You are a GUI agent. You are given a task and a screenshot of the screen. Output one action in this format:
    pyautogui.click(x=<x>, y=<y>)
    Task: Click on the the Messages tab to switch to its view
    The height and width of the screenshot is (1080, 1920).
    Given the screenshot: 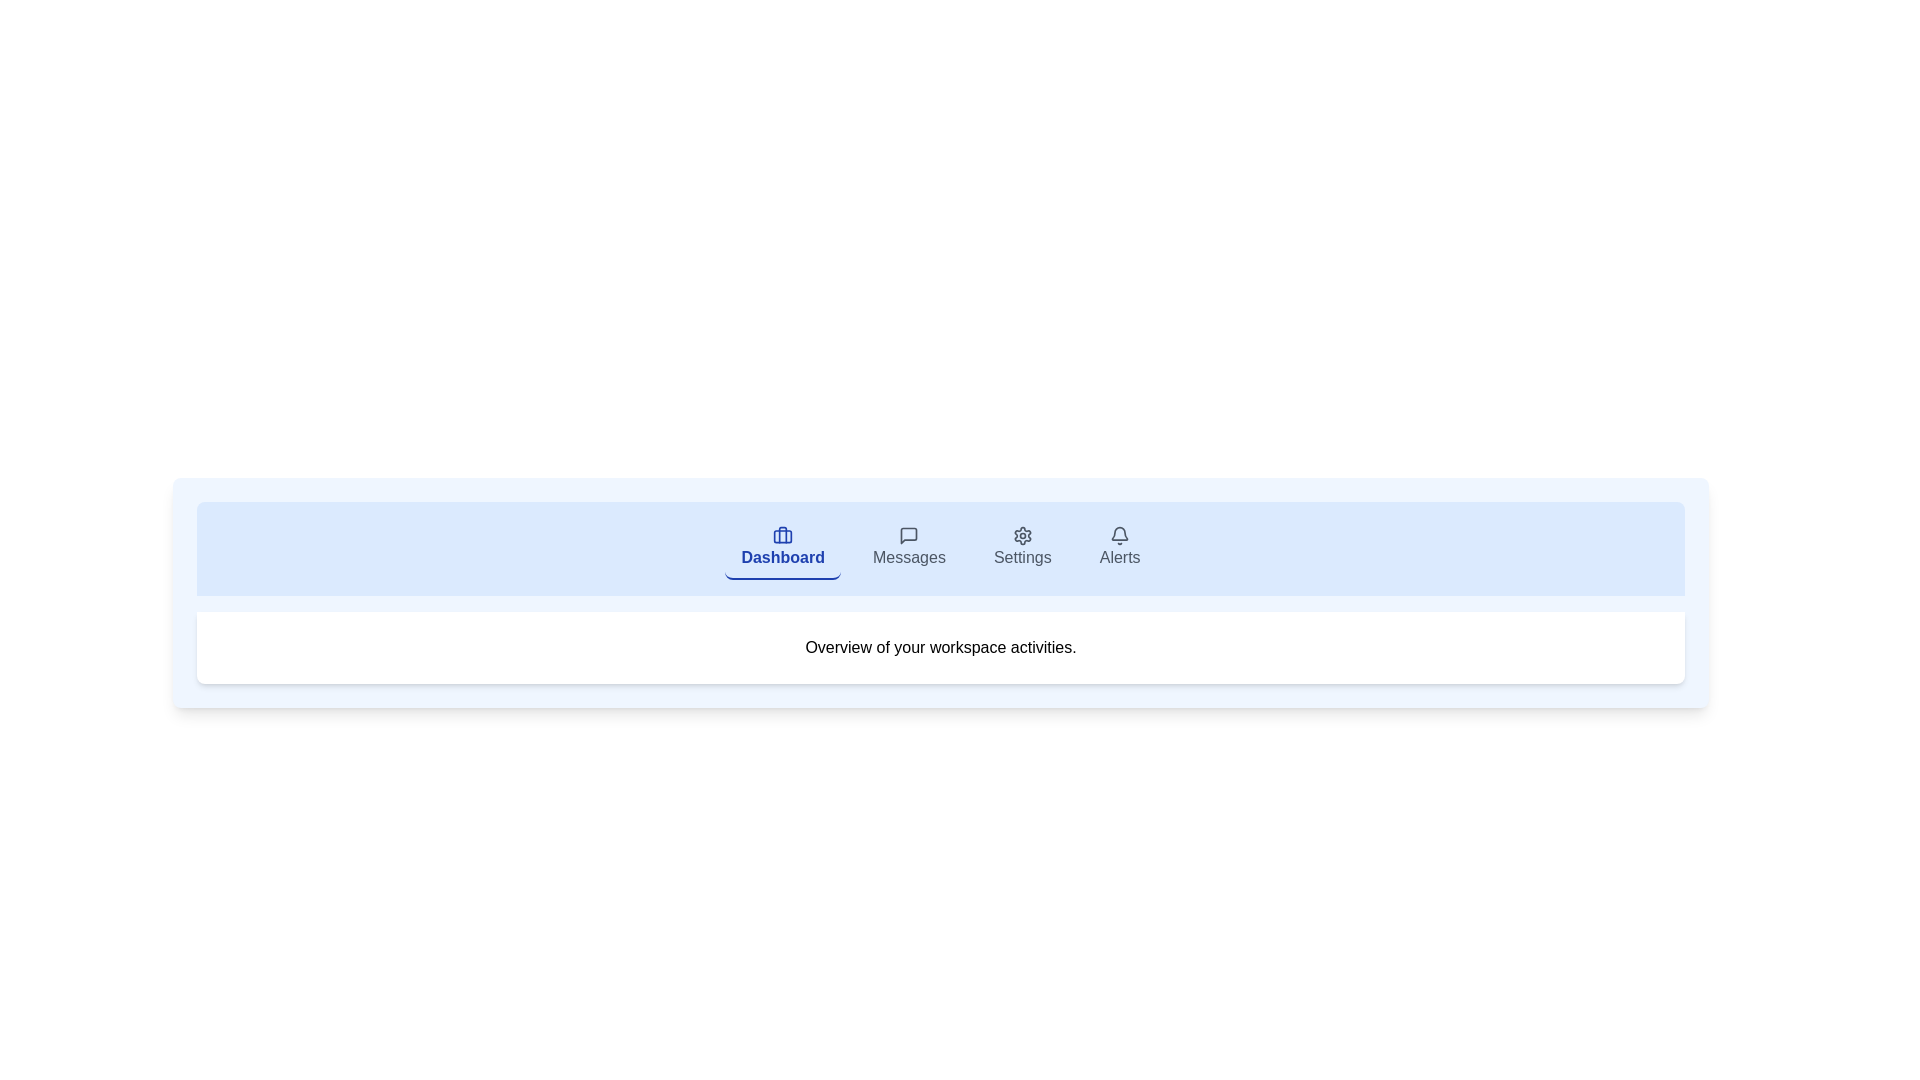 What is the action you would take?
    pyautogui.click(x=907, y=548)
    